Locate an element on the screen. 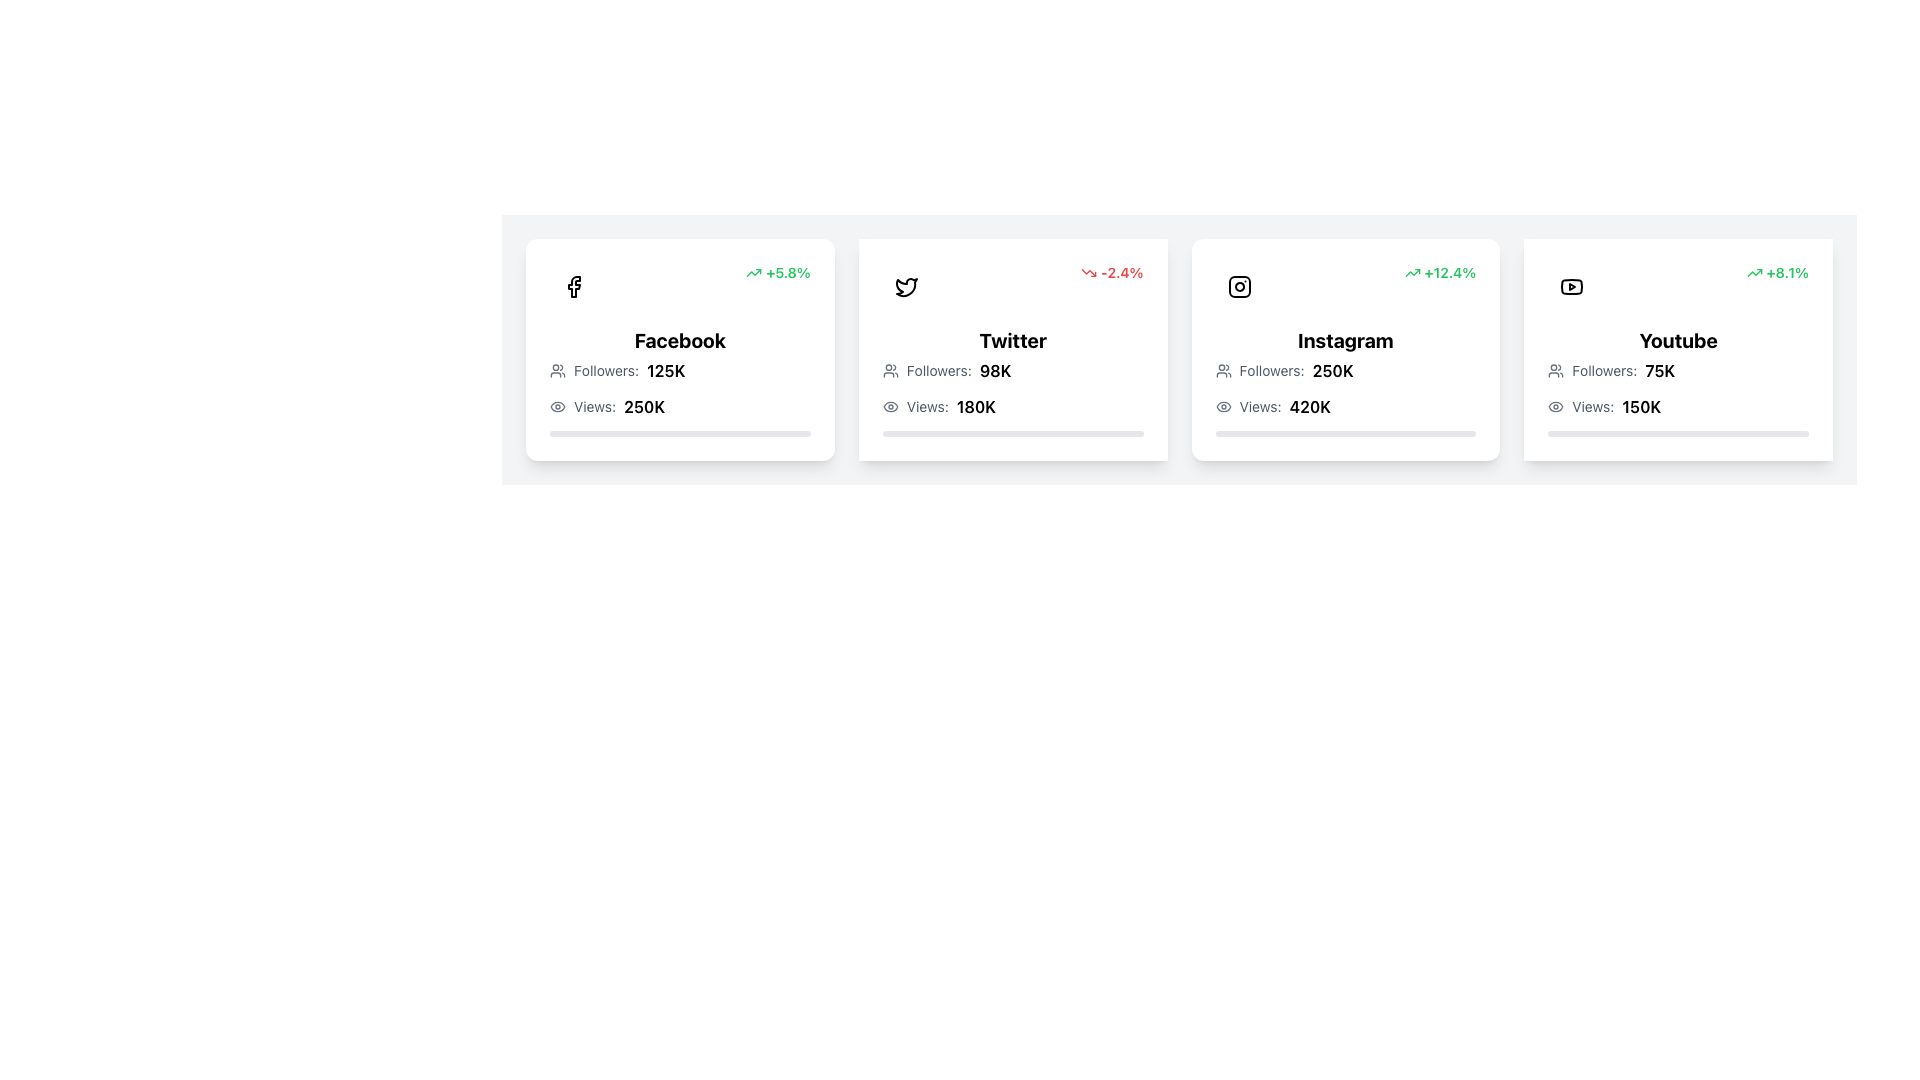 The image size is (1920, 1080). the Instagram card element to interact with it, which displays the number of followers (250K) and is located at the top-left corner of the card, just below the title 'Instagram' is located at coordinates (1345, 370).